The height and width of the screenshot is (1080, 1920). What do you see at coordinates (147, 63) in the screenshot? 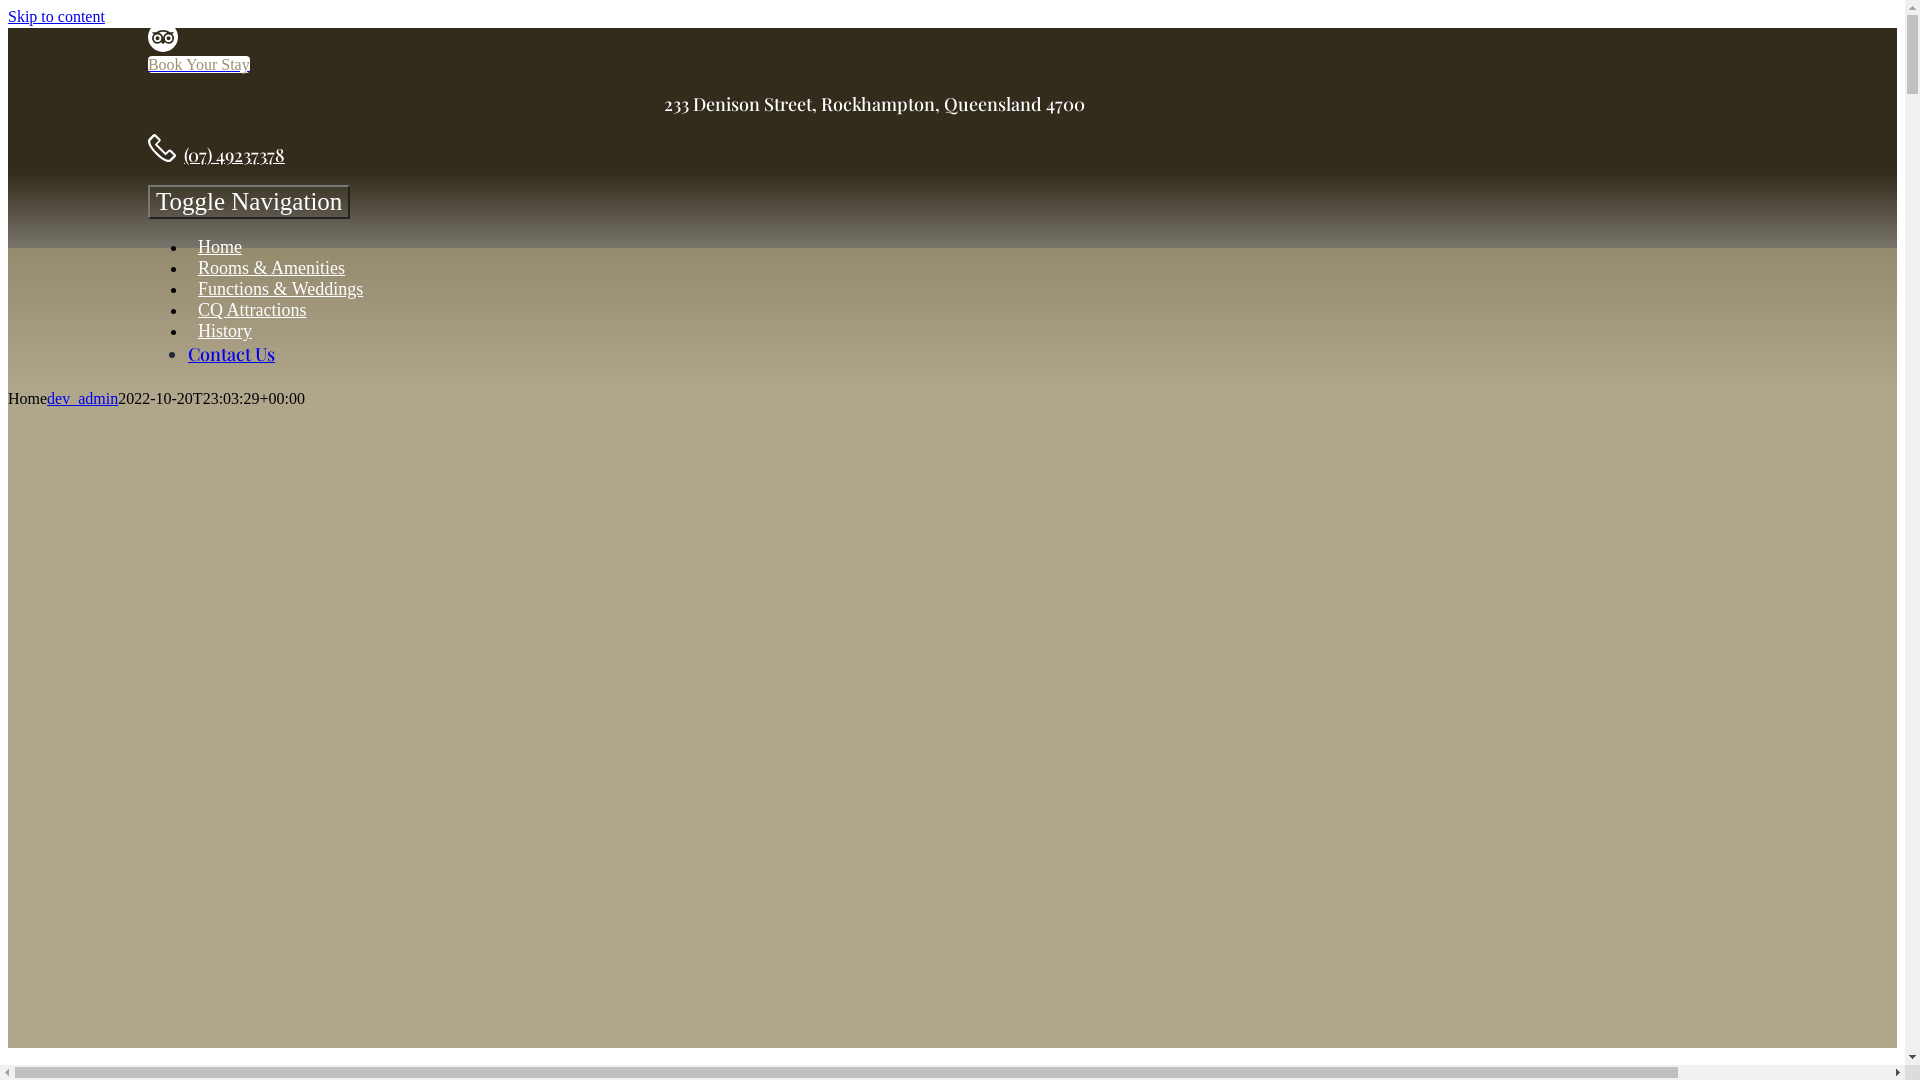
I see `'Book Your Stay'` at bounding box center [147, 63].